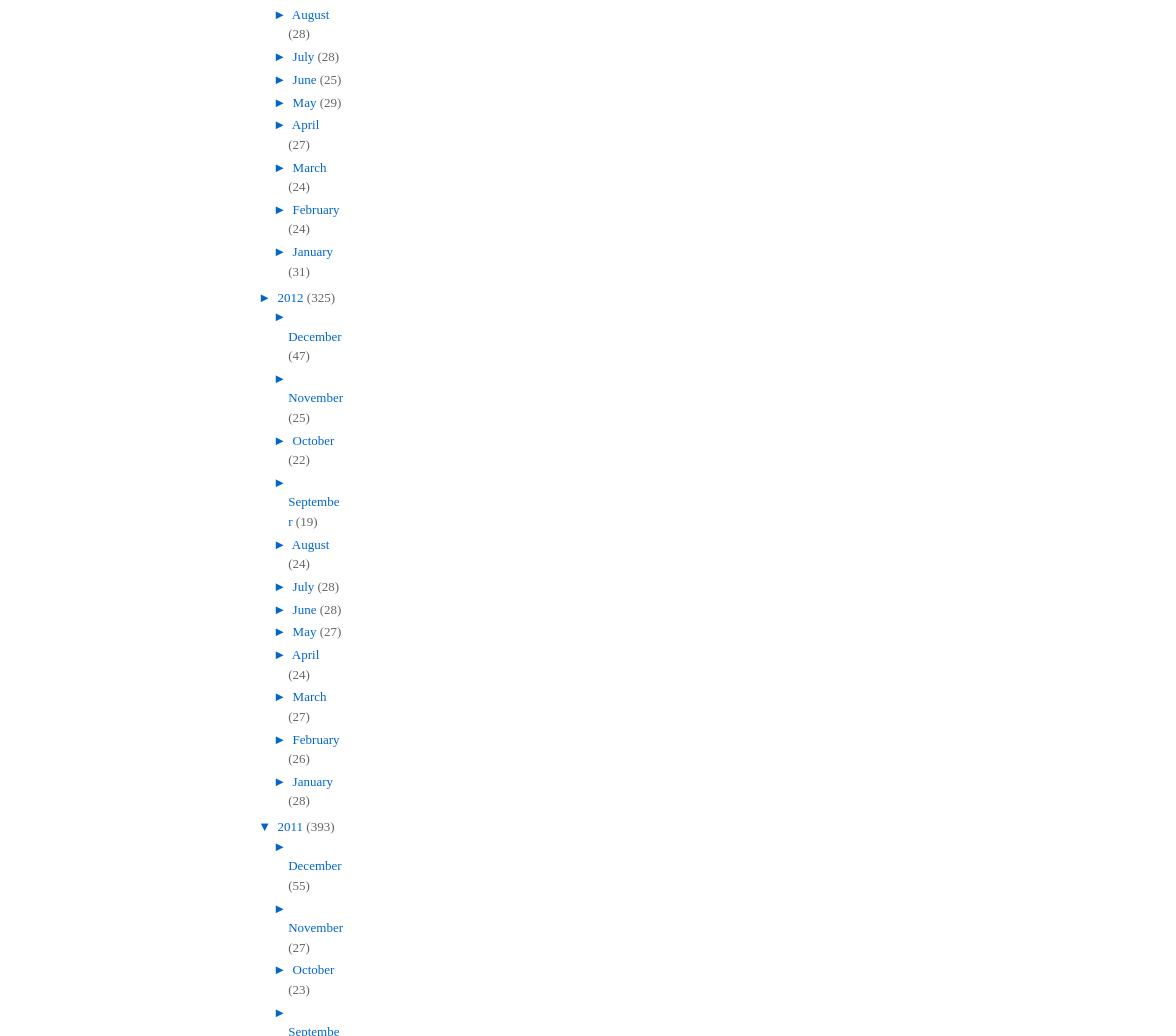  Describe the element at coordinates (291, 826) in the screenshot. I see `'2011'` at that location.